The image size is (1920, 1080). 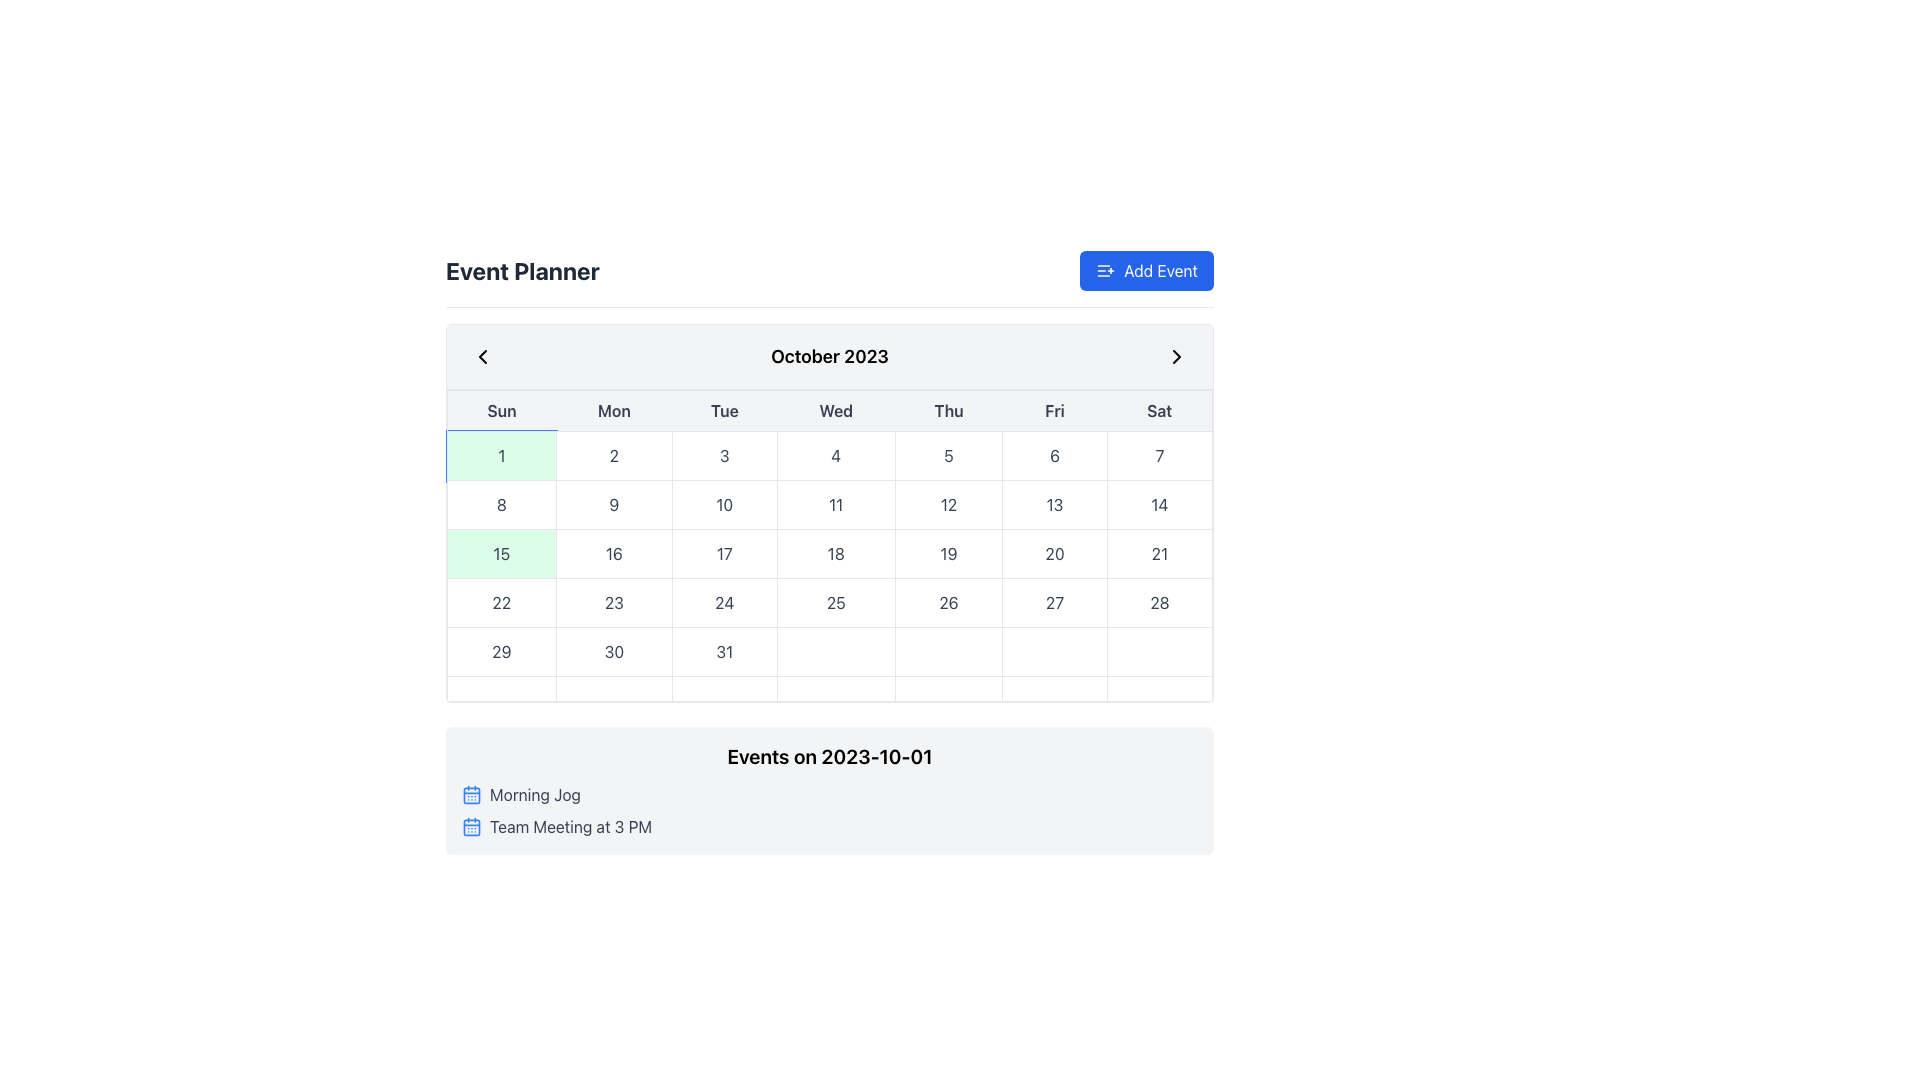 What do you see at coordinates (1147, 270) in the screenshot?
I see `the 'Add Event' button with a blue background and white text` at bounding box center [1147, 270].